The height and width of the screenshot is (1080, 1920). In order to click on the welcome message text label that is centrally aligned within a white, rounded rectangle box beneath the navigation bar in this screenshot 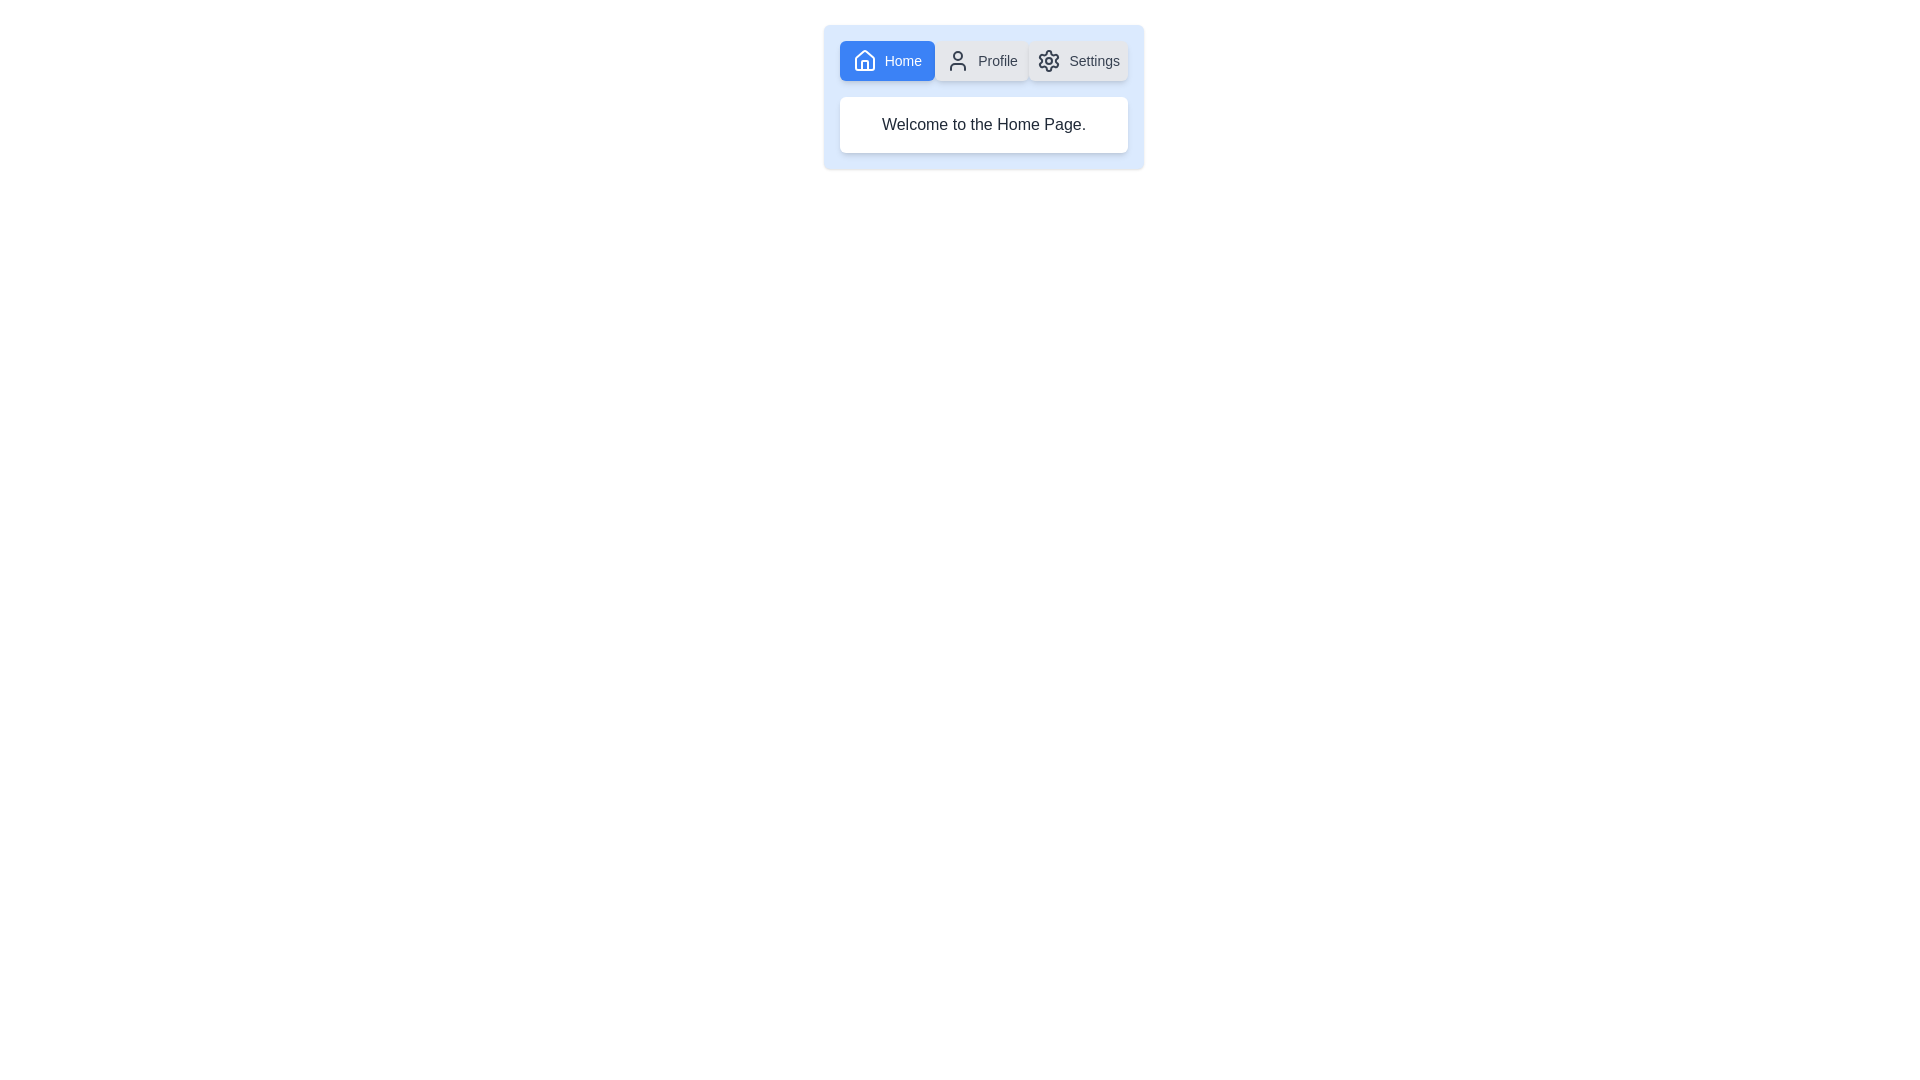, I will do `click(983, 124)`.